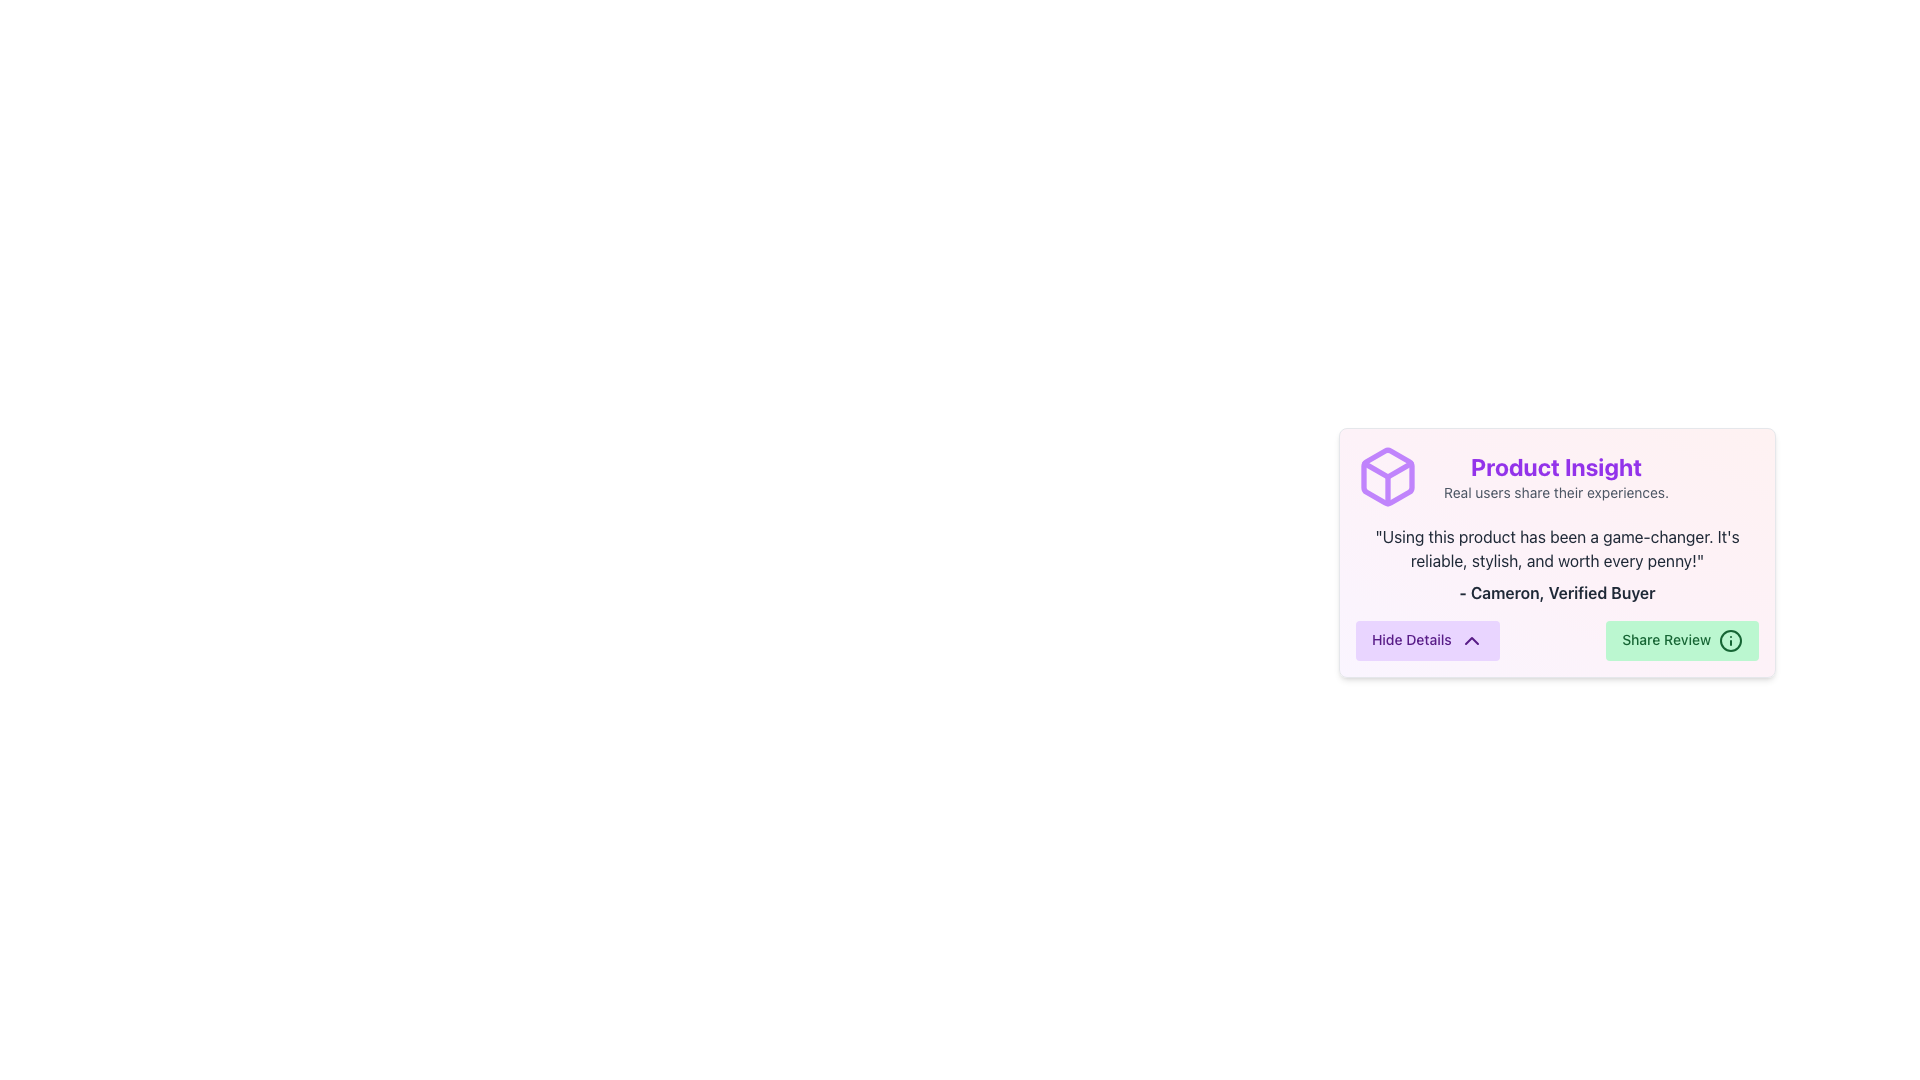 This screenshot has width=1920, height=1080. What do you see at coordinates (1730, 640) in the screenshot?
I see `the circular graphical component that is part of the information icon within the 'Share Review' button located at the bottom-right corner of the user review card` at bounding box center [1730, 640].